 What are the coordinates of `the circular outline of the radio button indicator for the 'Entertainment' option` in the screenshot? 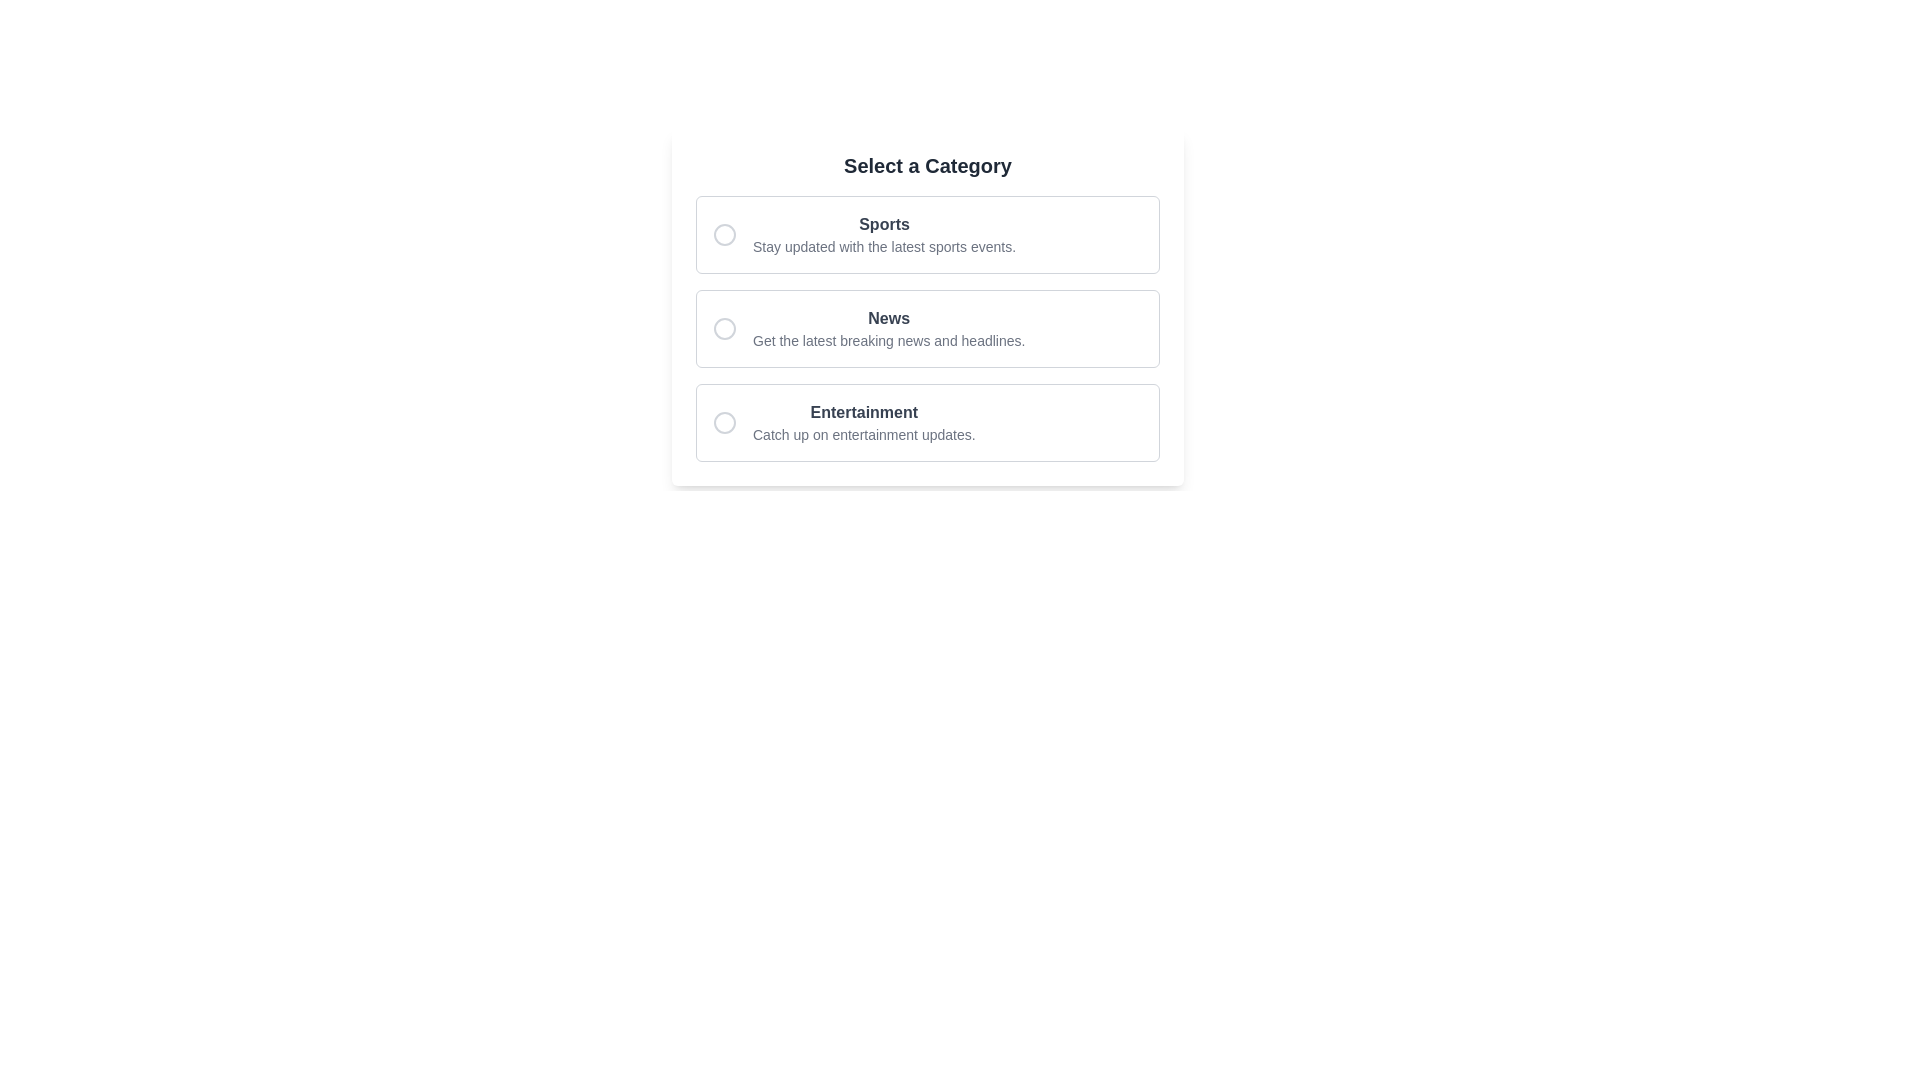 It's located at (723, 422).